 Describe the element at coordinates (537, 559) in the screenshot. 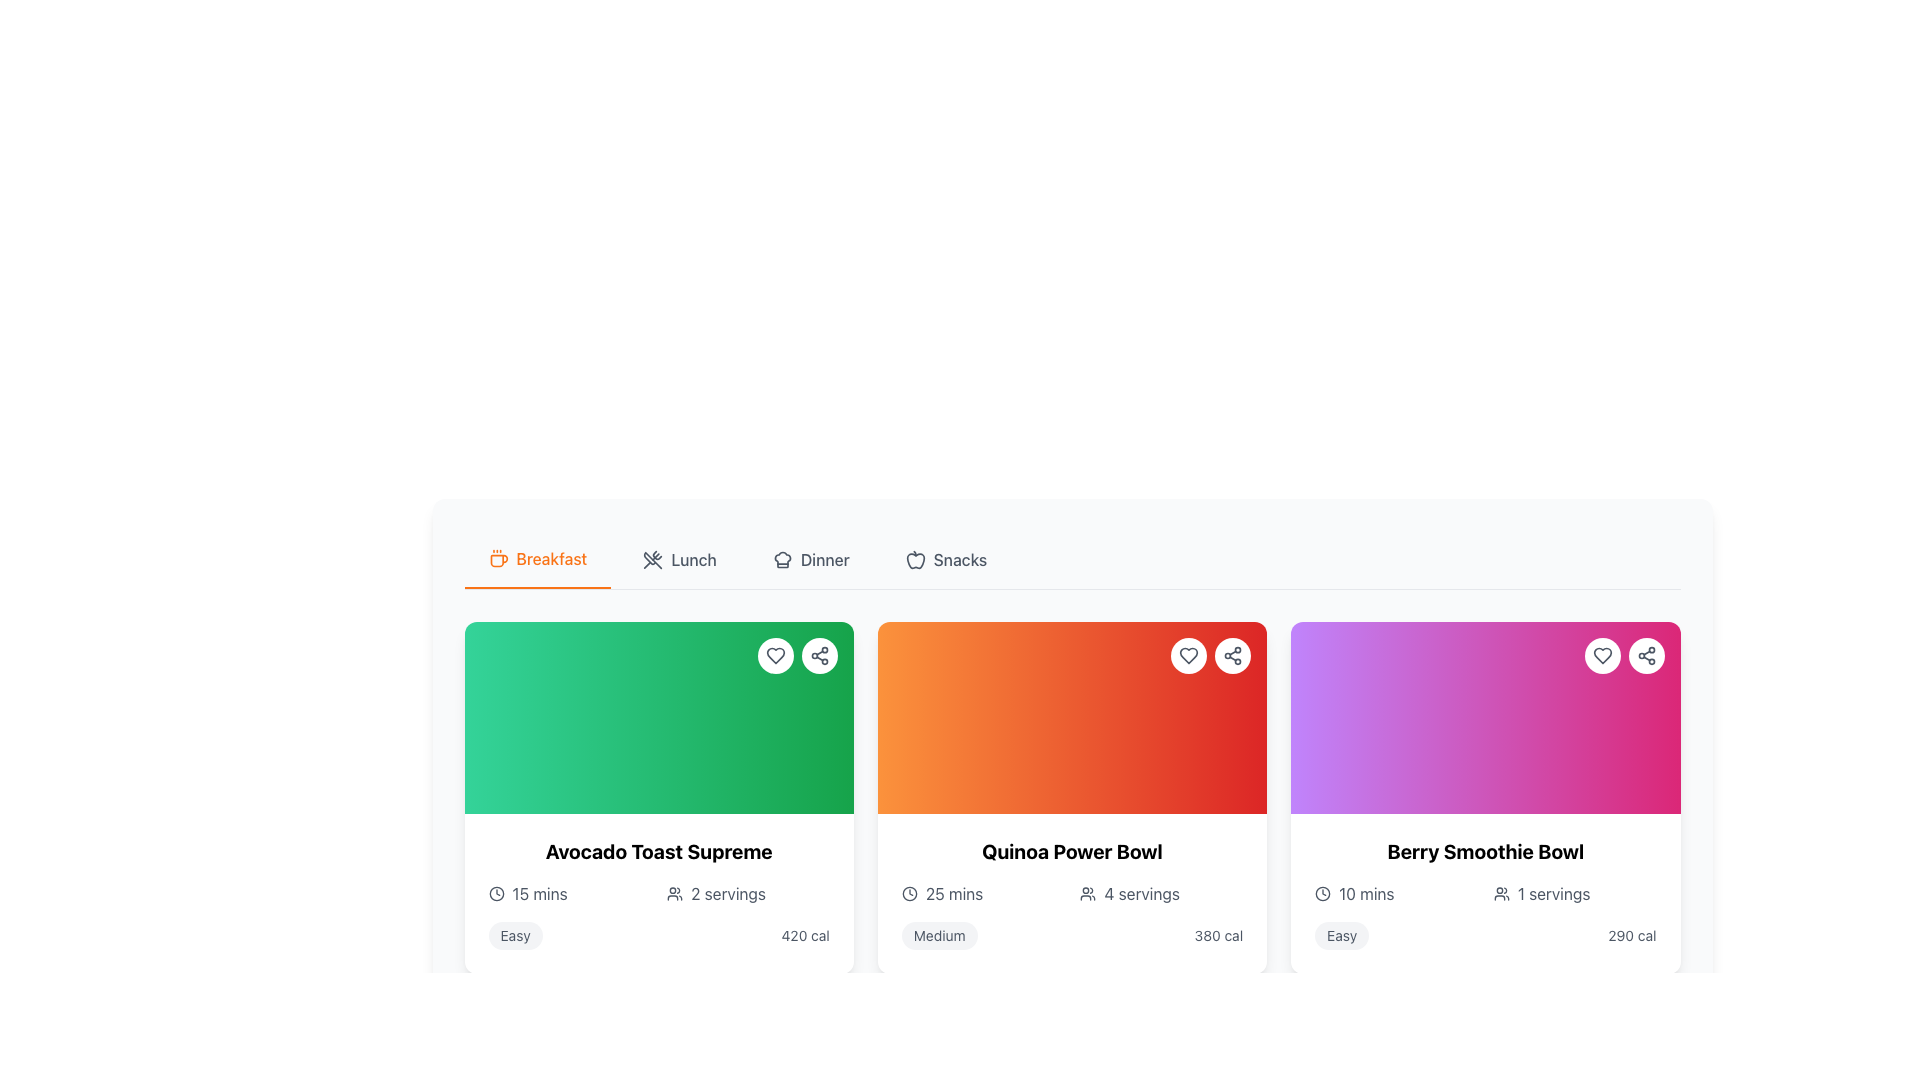

I see `the 'Breakfast' interactive button, which features a coffee cup icon and an orange label, located in the upper-left section of the navigation bar` at that location.